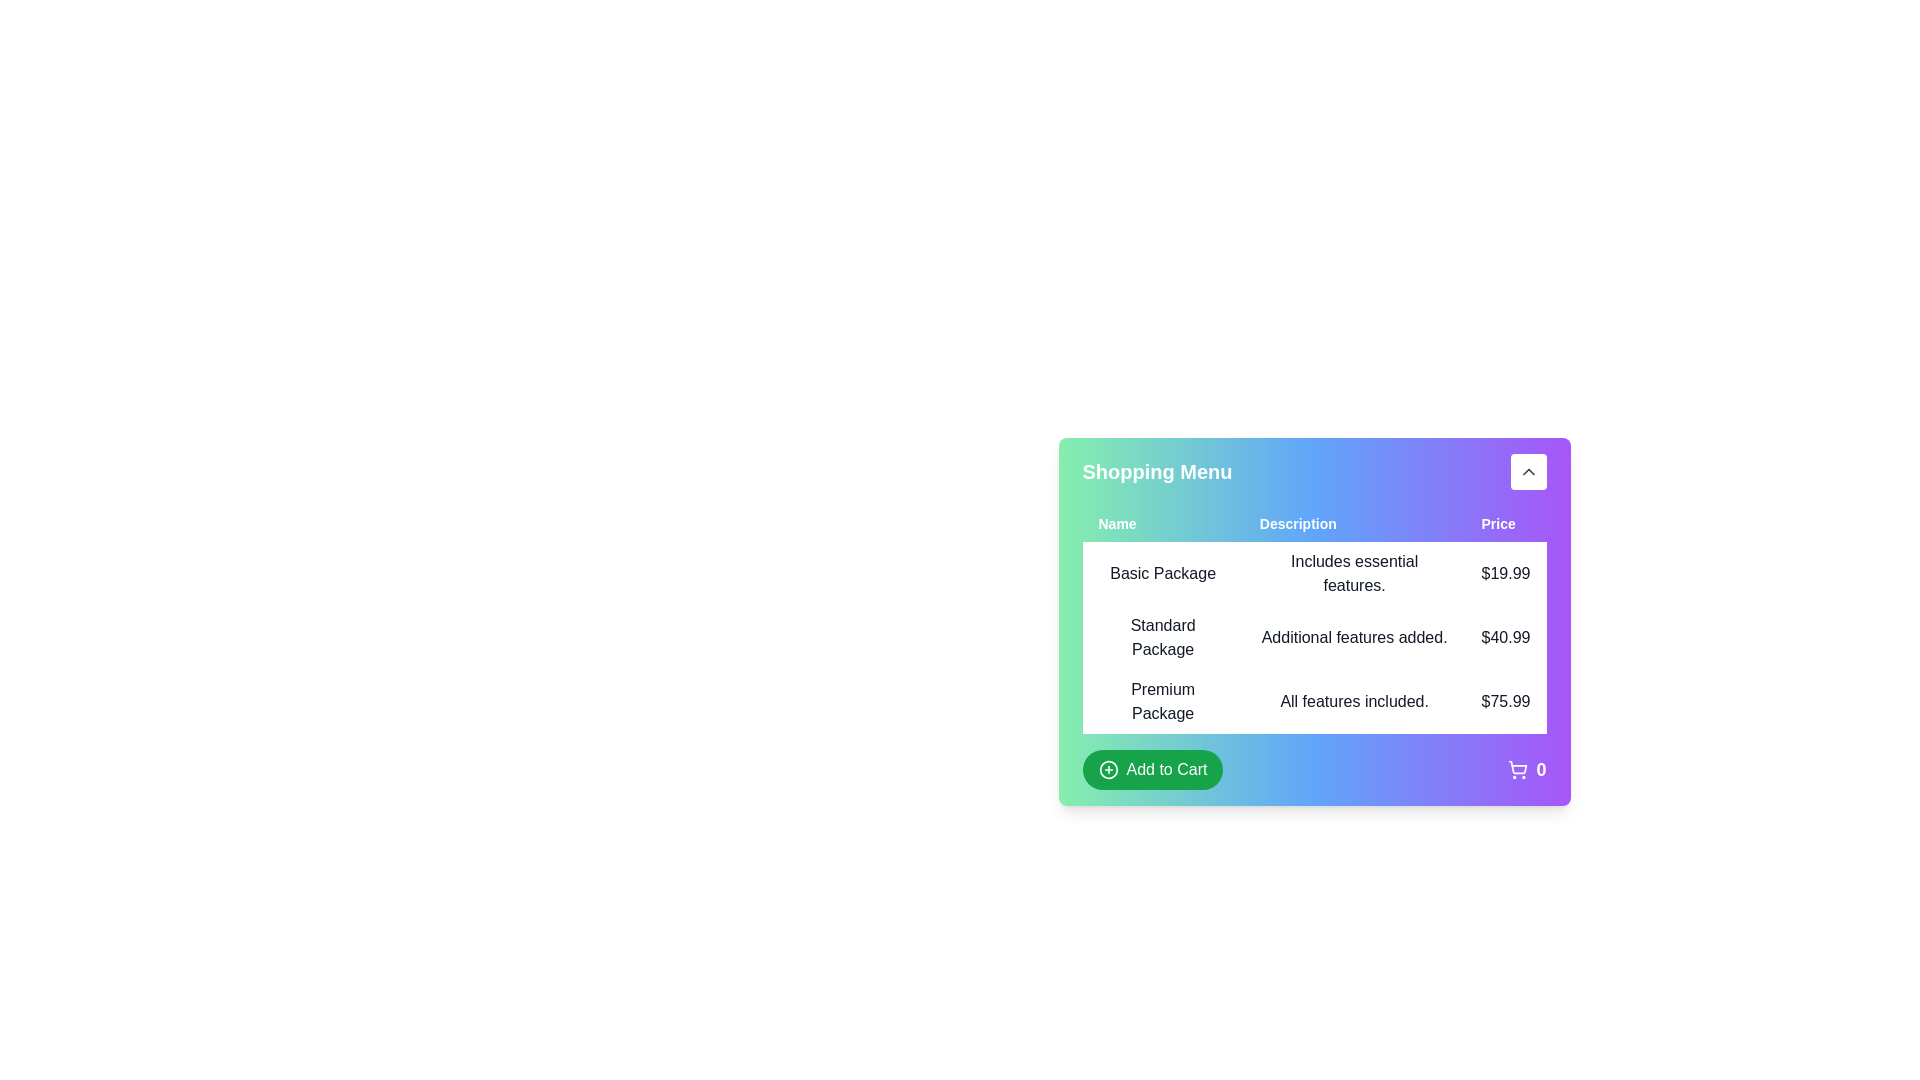 Image resolution: width=1920 pixels, height=1080 pixels. What do you see at coordinates (1163, 637) in the screenshot?
I see `the 'Standard Package' text label, which is displayed in dark color on a white background, located in the middle row under the 'Name' column of the 'Shopping Menu' interface` at bounding box center [1163, 637].